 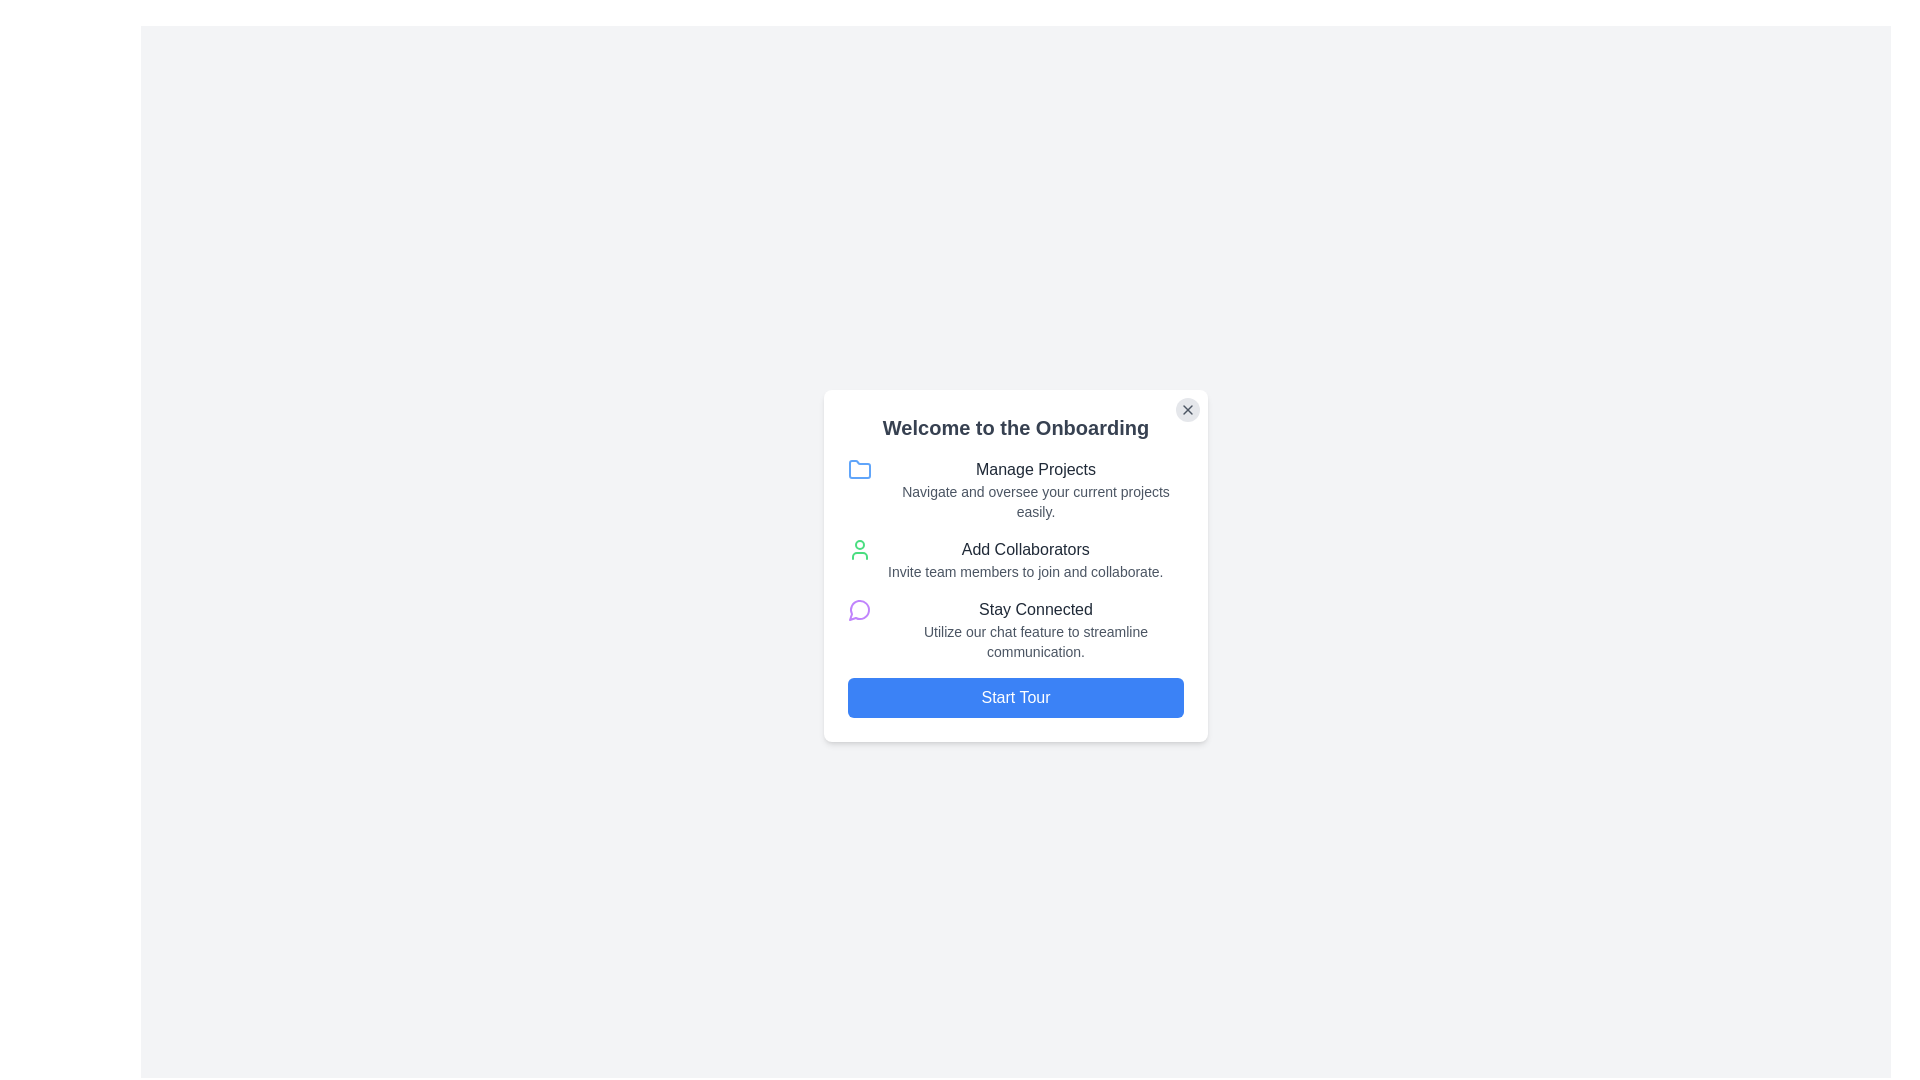 I want to click on the folder icon, which has a light blue outline, so click(x=859, y=469).